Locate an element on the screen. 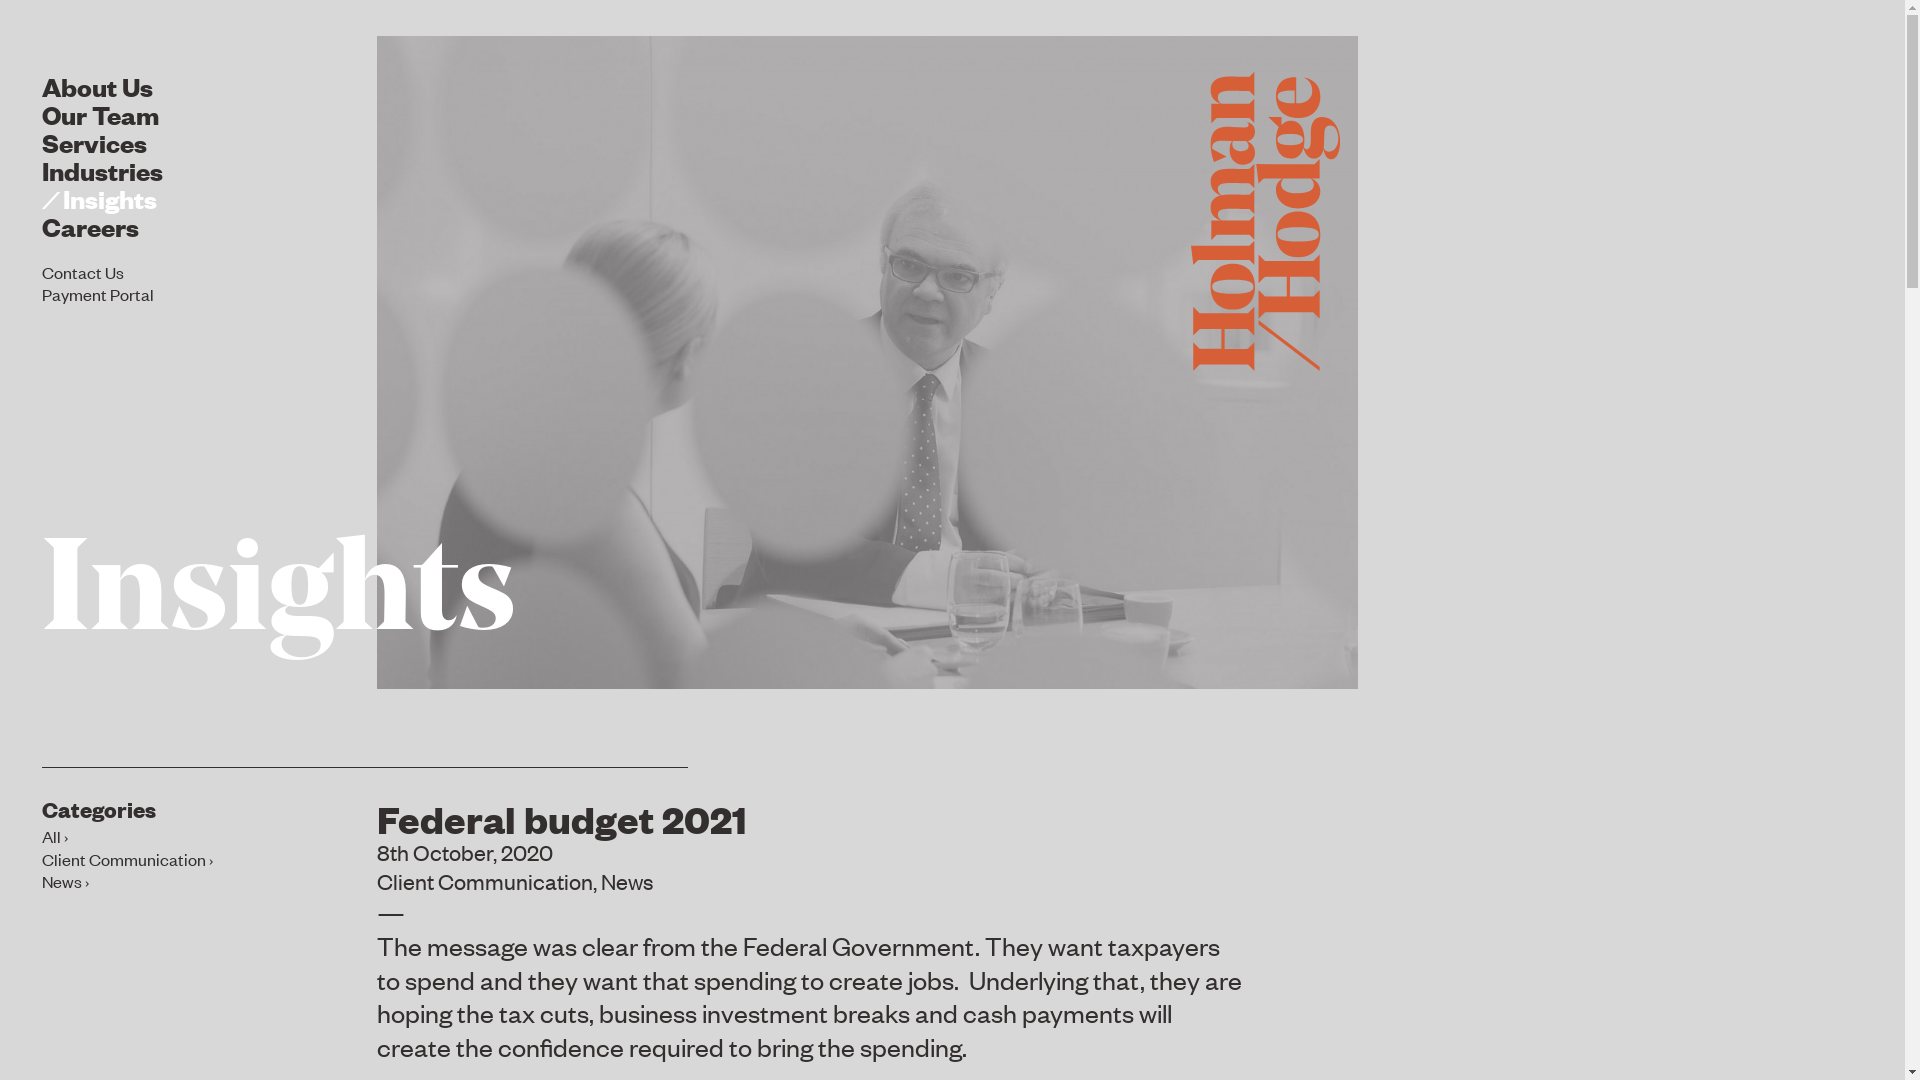  'News' is located at coordinates (626, 879).